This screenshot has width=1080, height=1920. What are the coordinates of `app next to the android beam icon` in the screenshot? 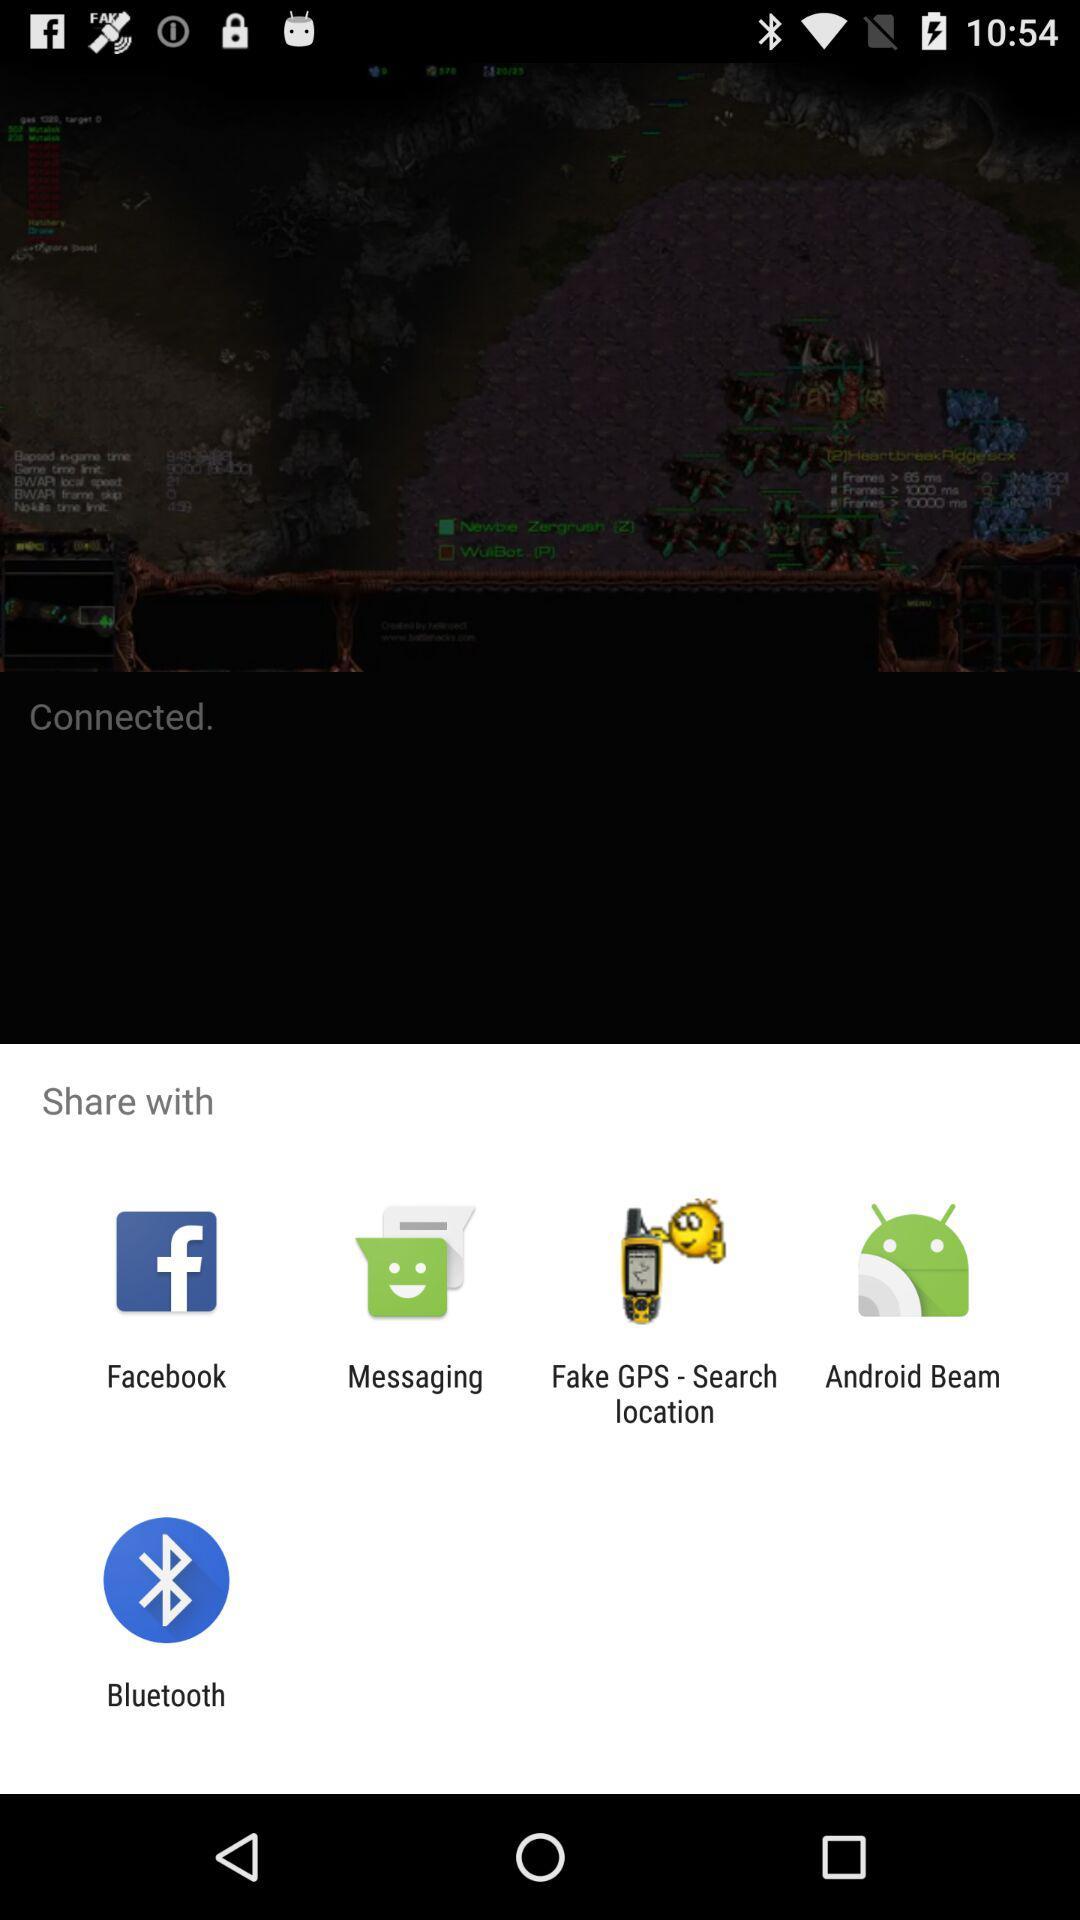 It's located at (664, 1392).